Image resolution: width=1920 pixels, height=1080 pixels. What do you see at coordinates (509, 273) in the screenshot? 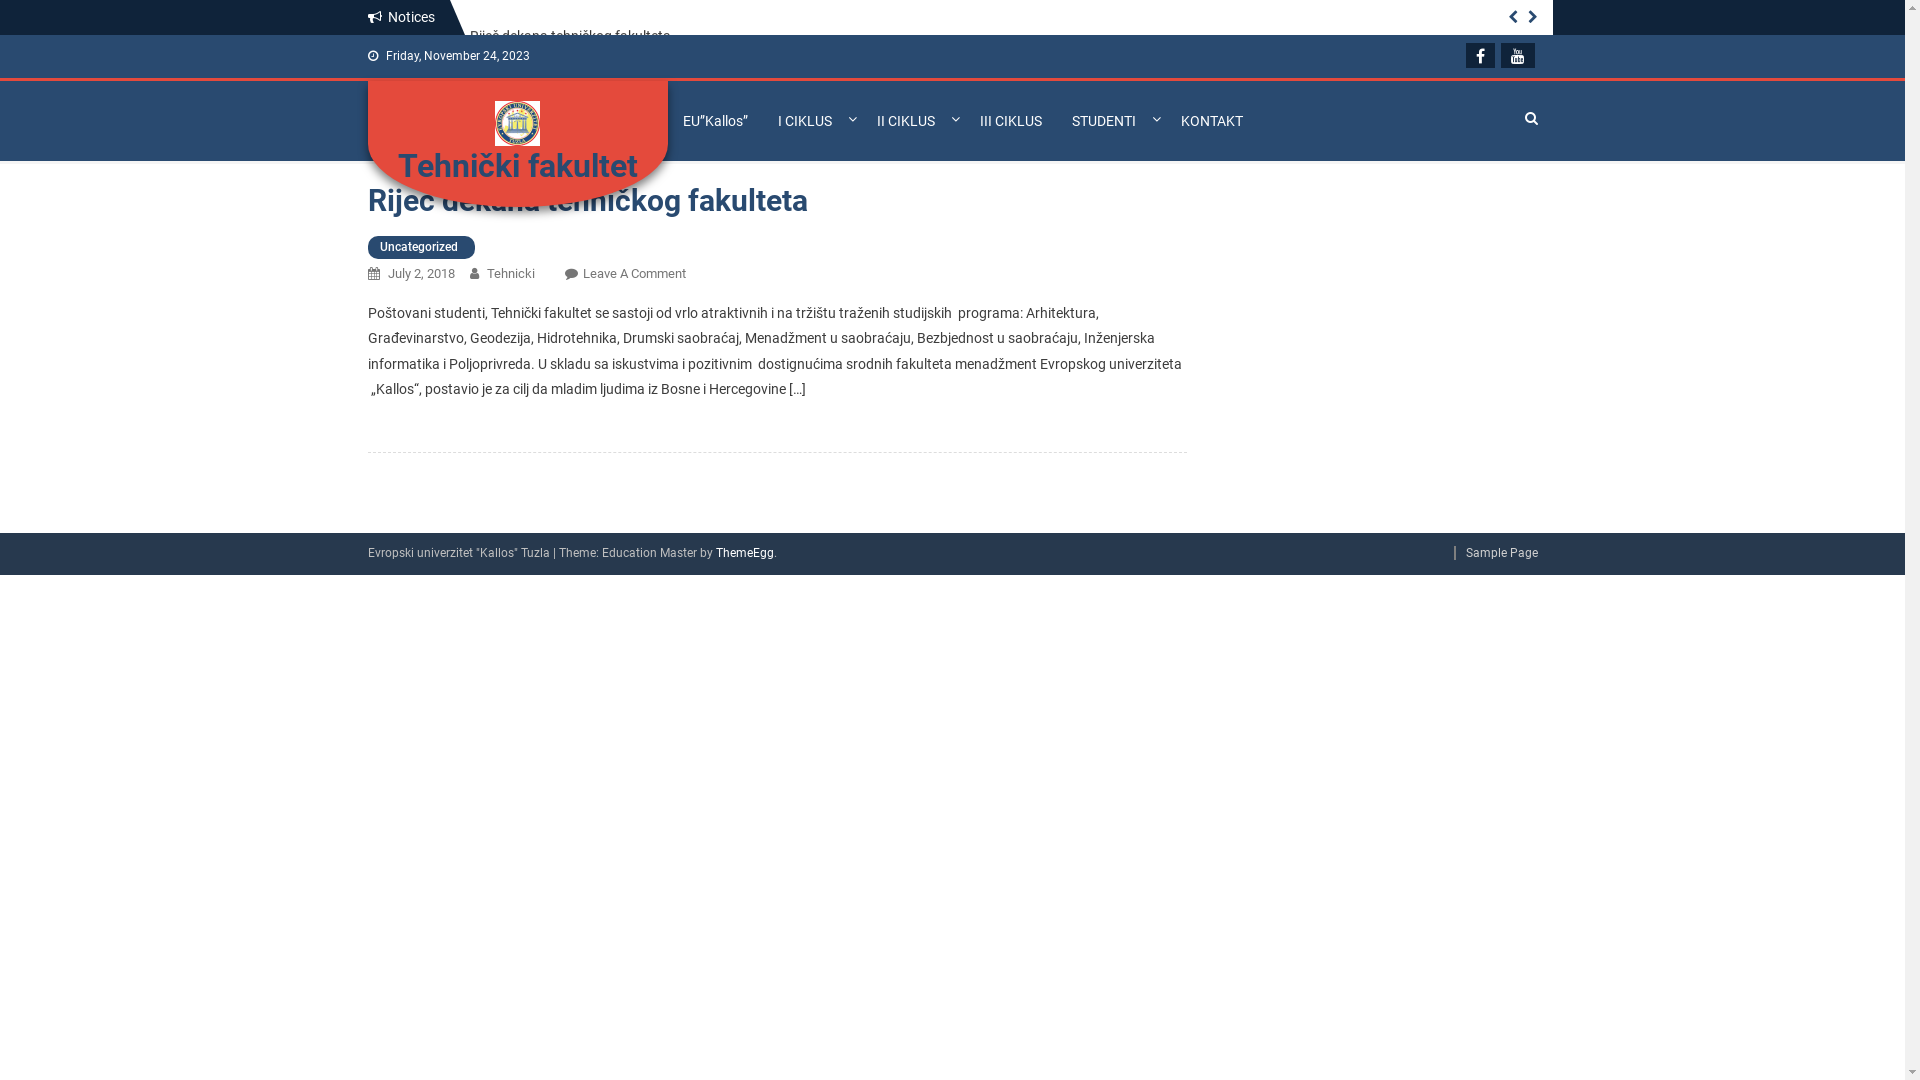
I see `'Tehnicki'` at bounding box center [509, 273].